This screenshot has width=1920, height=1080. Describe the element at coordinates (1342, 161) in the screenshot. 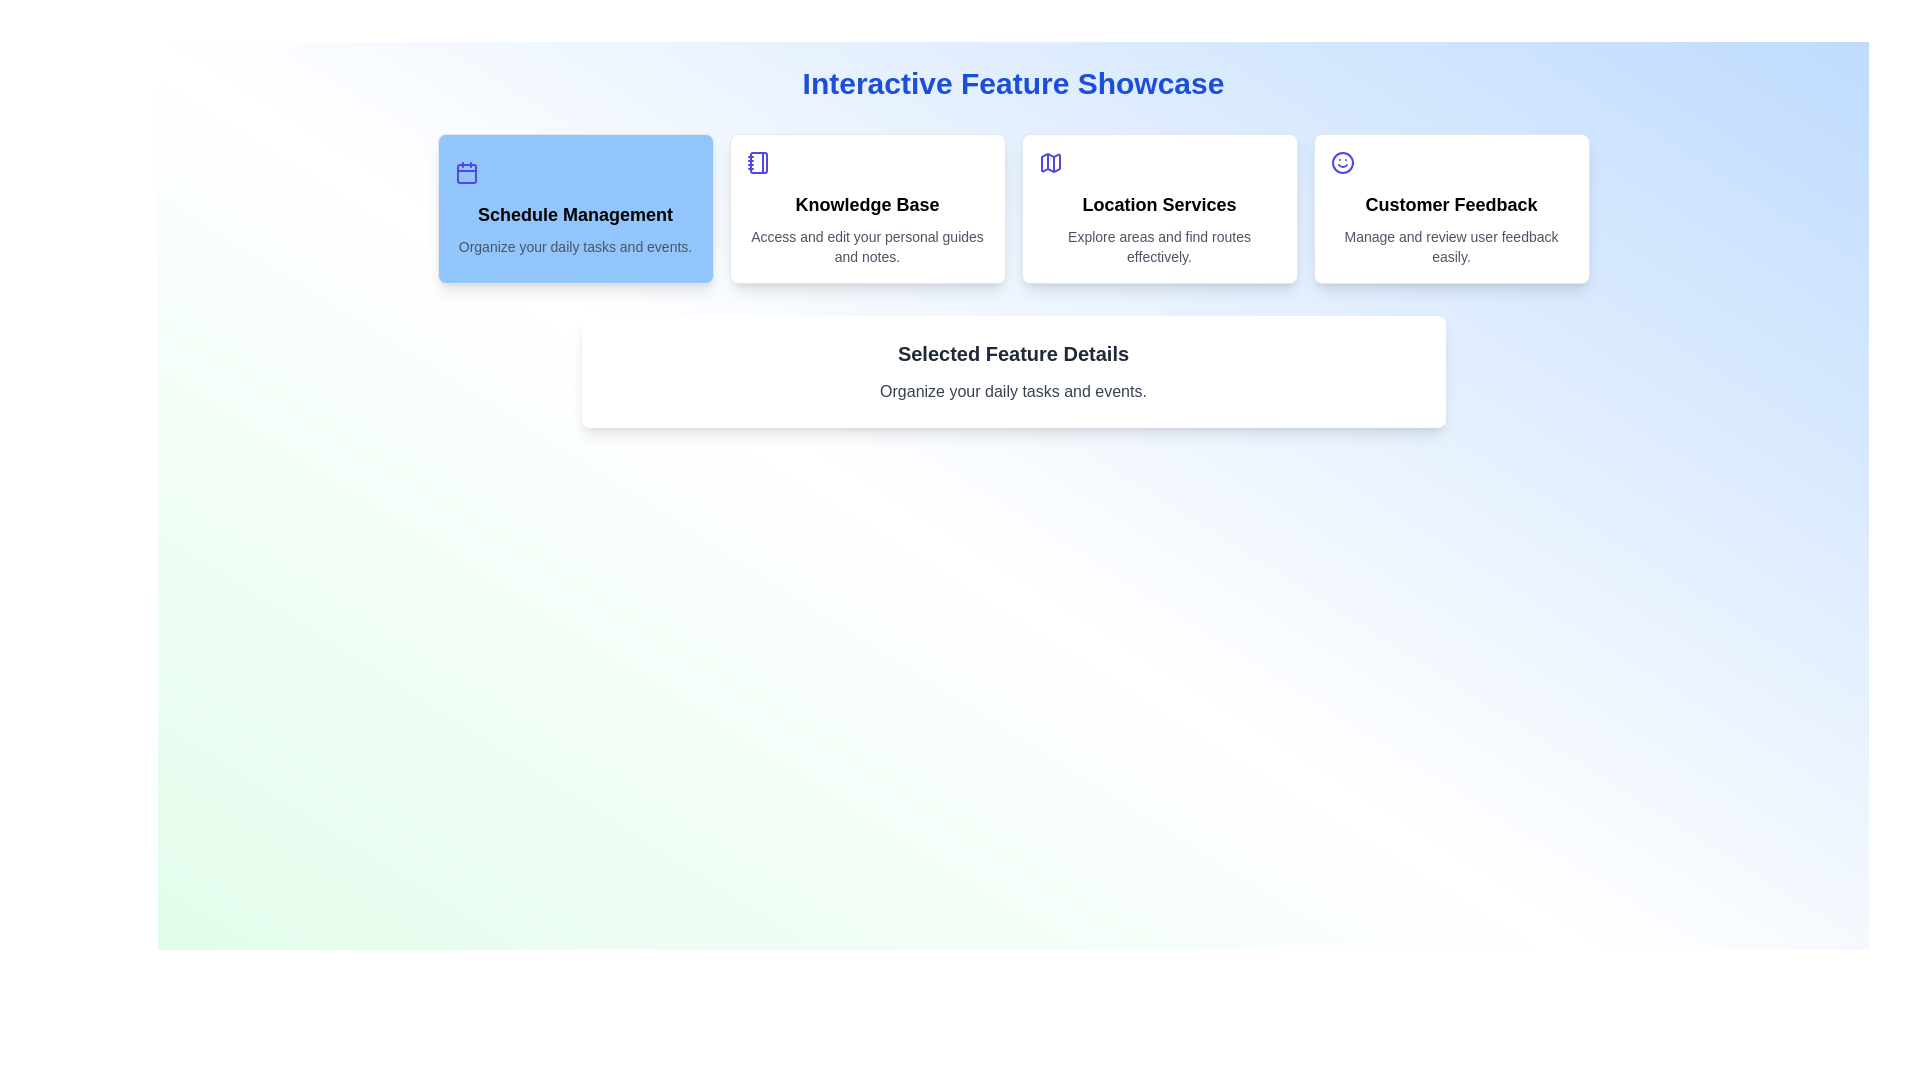

I see `the circular icon featuring a simplistic smiling face with two small eyes and a curved mouth, drawn in blue, located at the top right corner of the third card labeled 'Customer Feedback'` at that location.